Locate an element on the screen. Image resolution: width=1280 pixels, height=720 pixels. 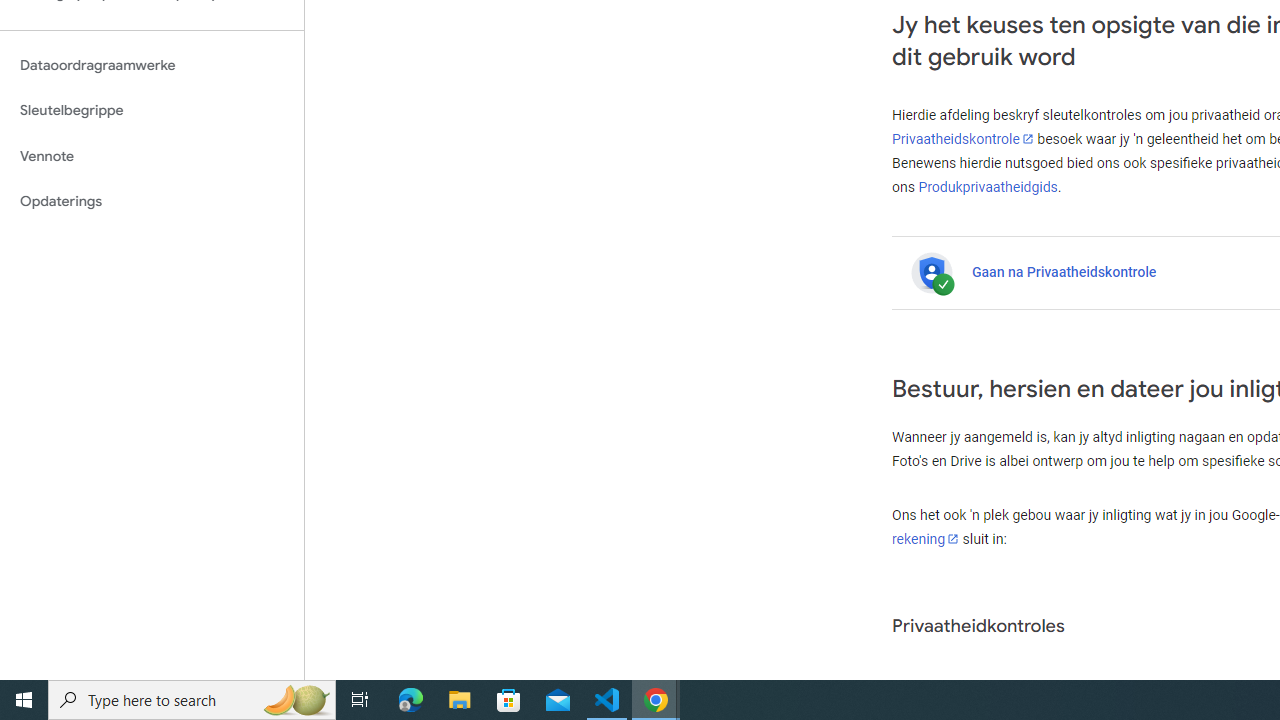
'Gaan na Privaatheidskontrole' is located at coordinates (1063, 271).